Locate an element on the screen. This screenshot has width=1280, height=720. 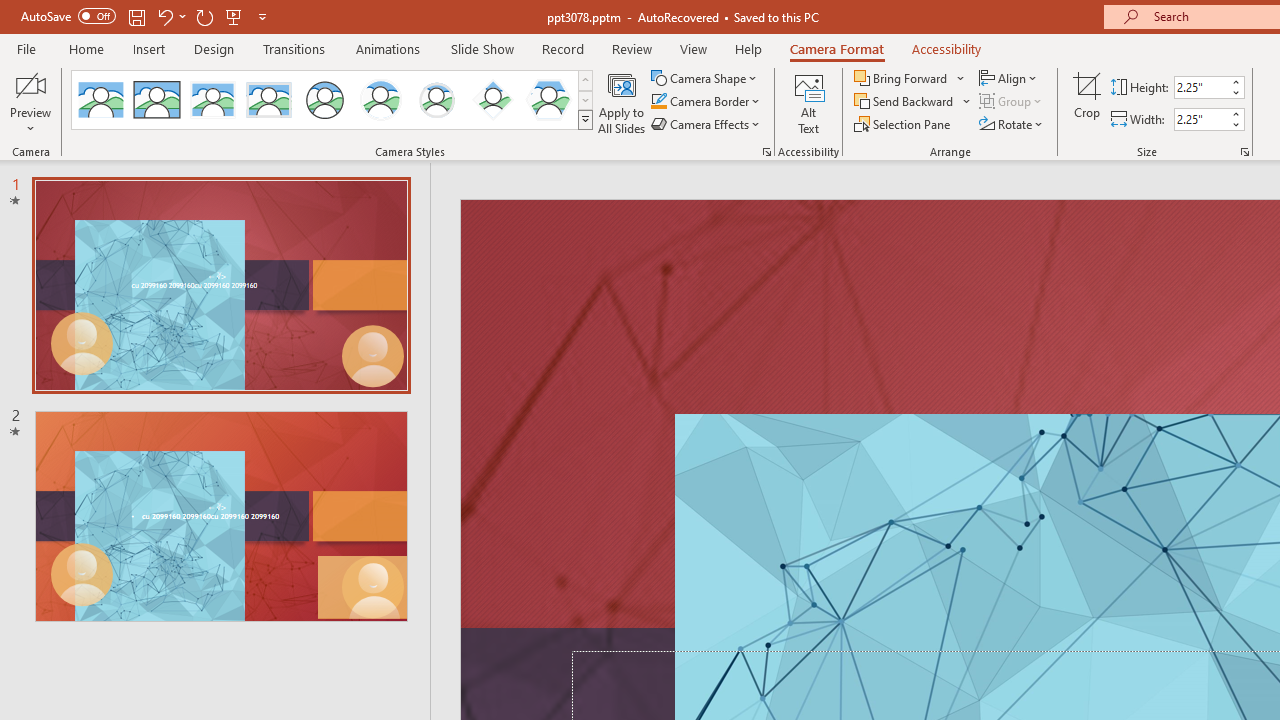
'Camera Border' is located at coordinates (706, 101).